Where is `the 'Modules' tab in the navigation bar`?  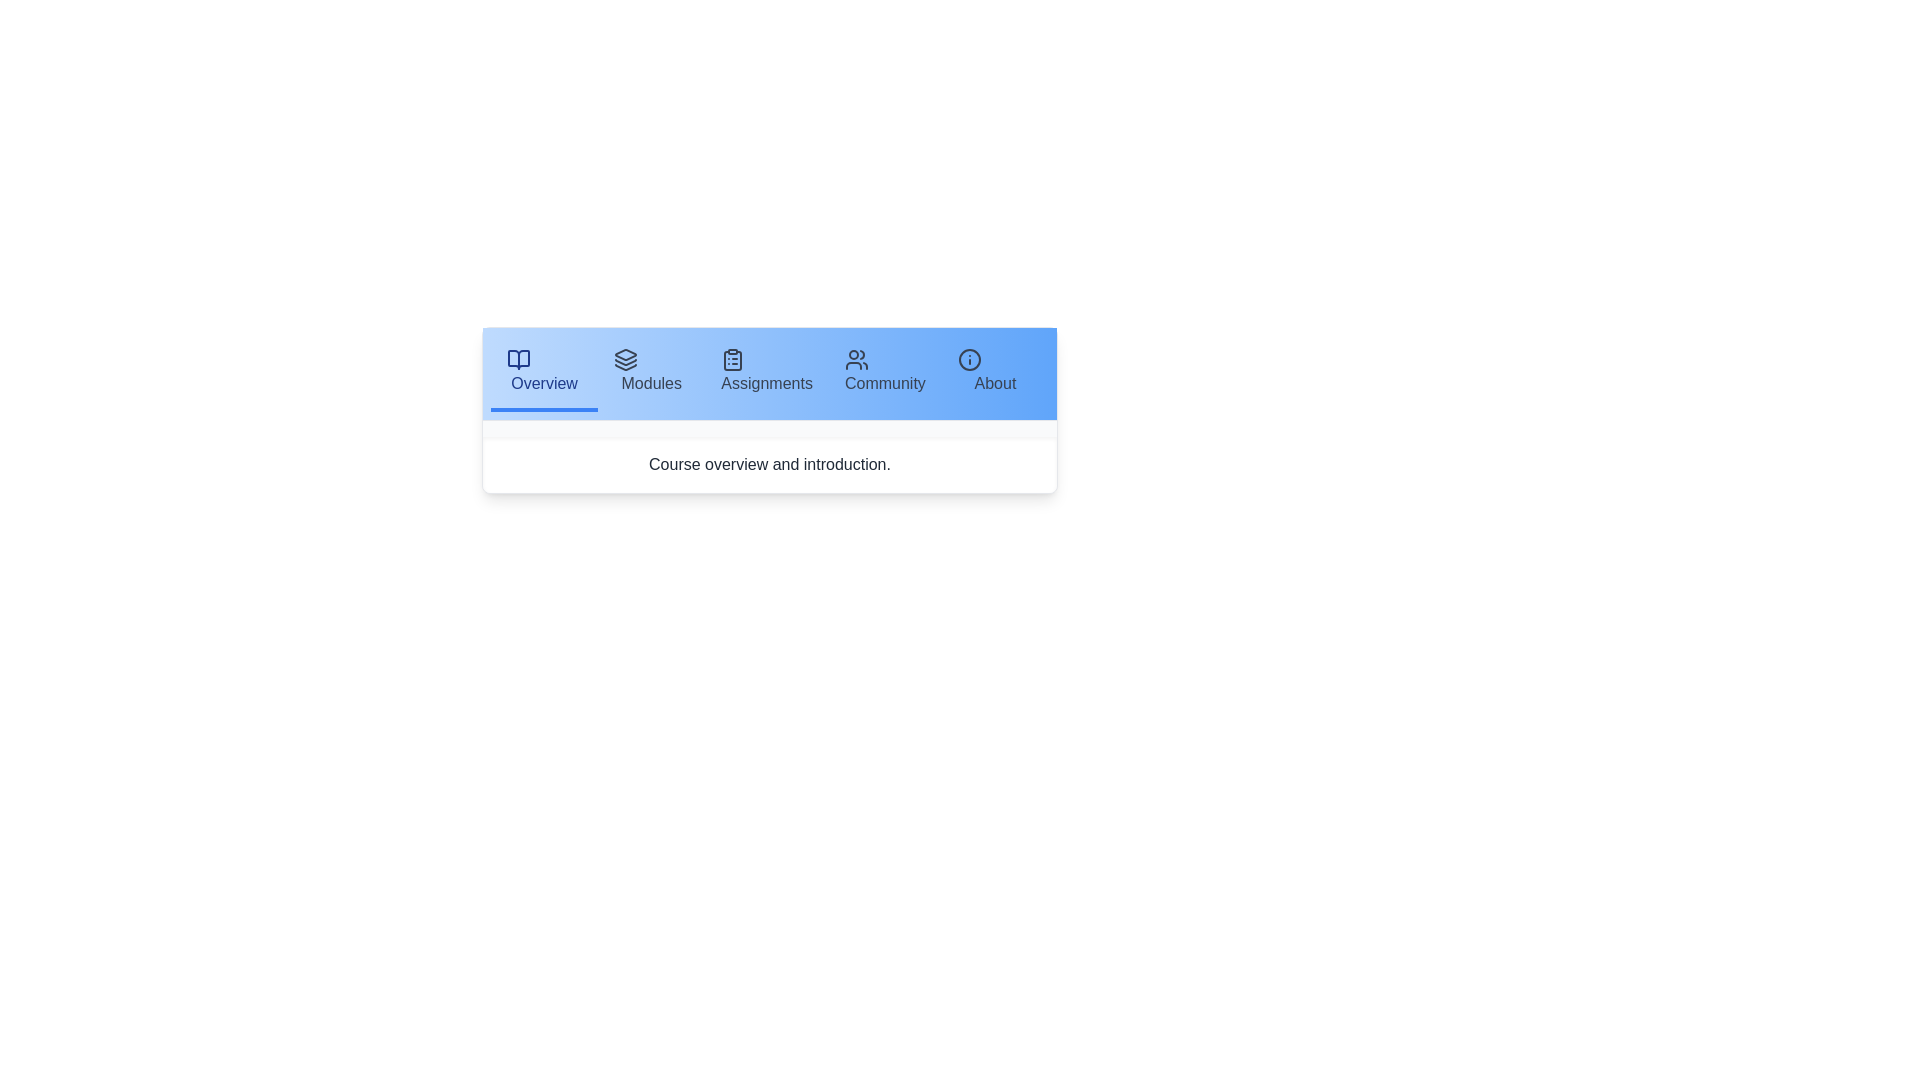 the 'Modules' tab in the navigation bar is located at coordinates (651, 374).